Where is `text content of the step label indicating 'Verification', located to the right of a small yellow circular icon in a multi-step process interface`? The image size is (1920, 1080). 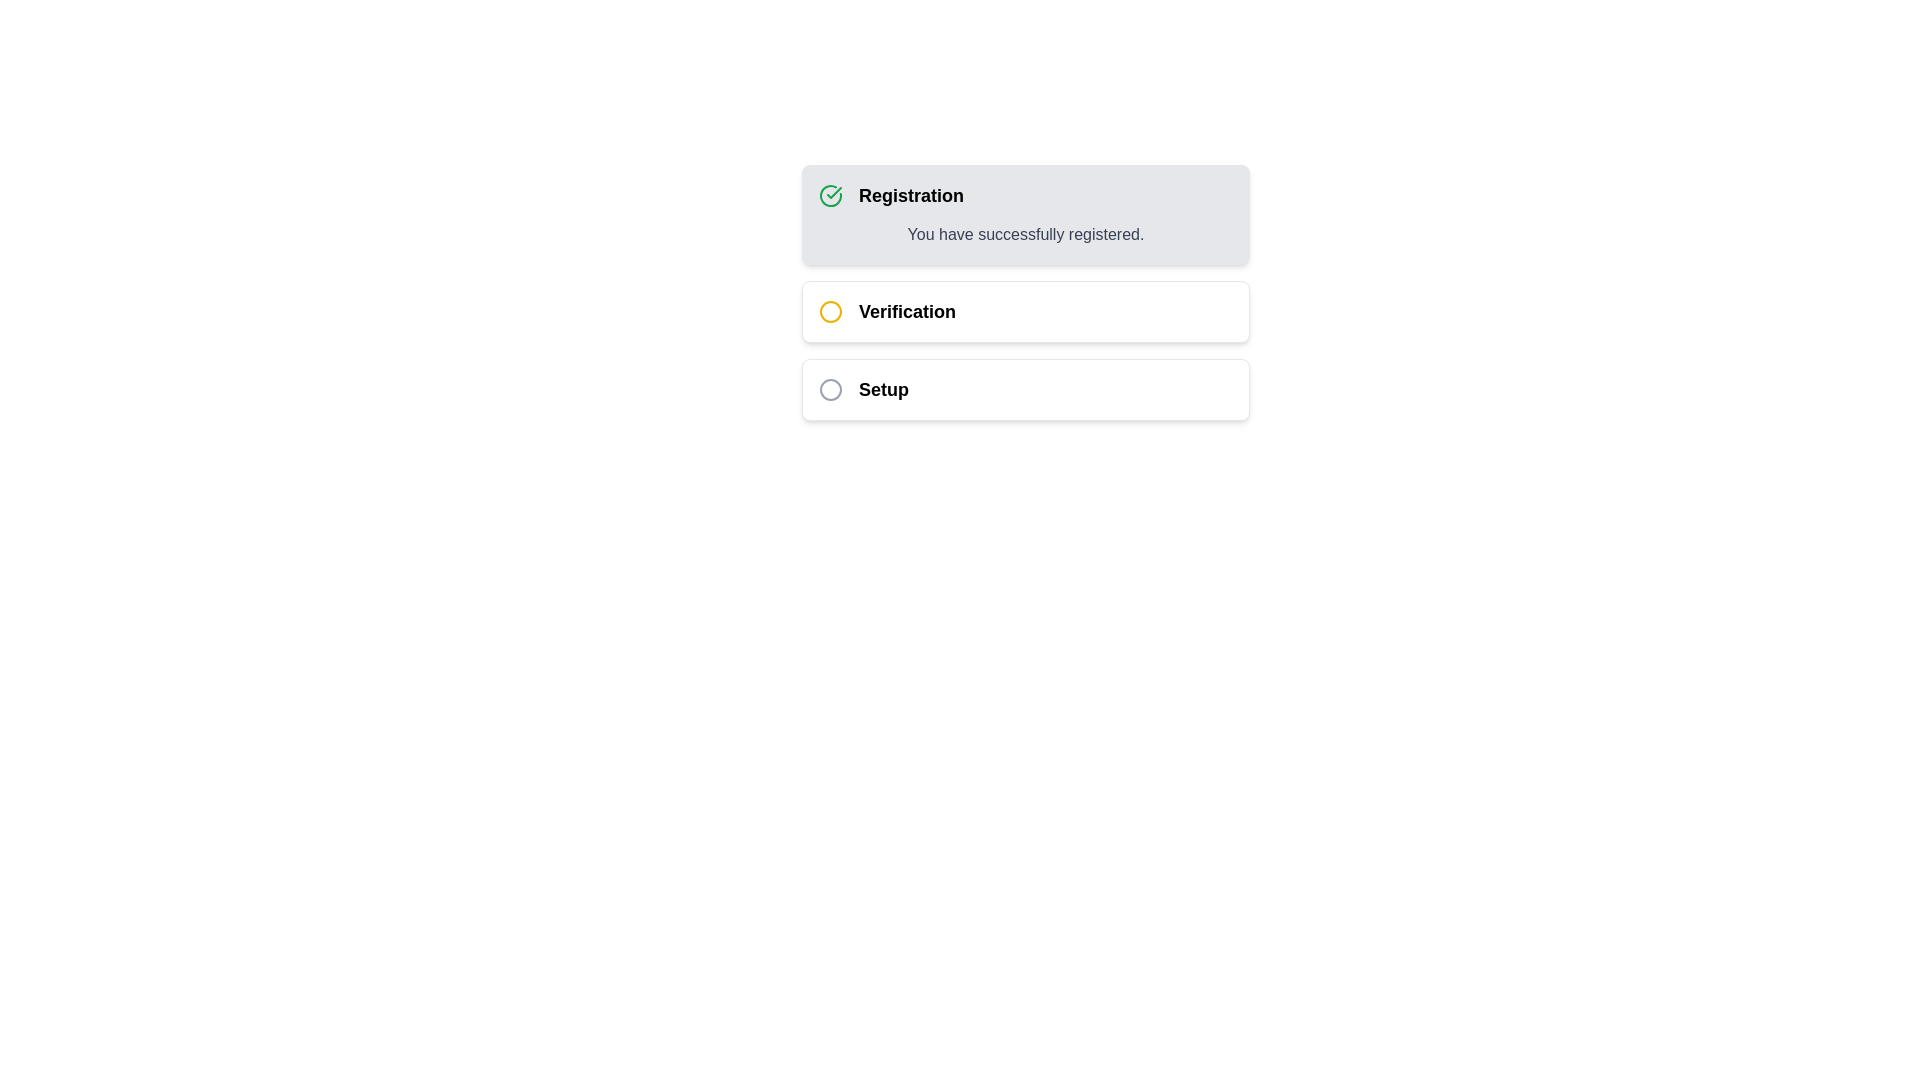 text content of the step label indicating 'Verification', located to the right of a small yellow circular icon in a multi-step process interface is located at coordinates (906, 312).